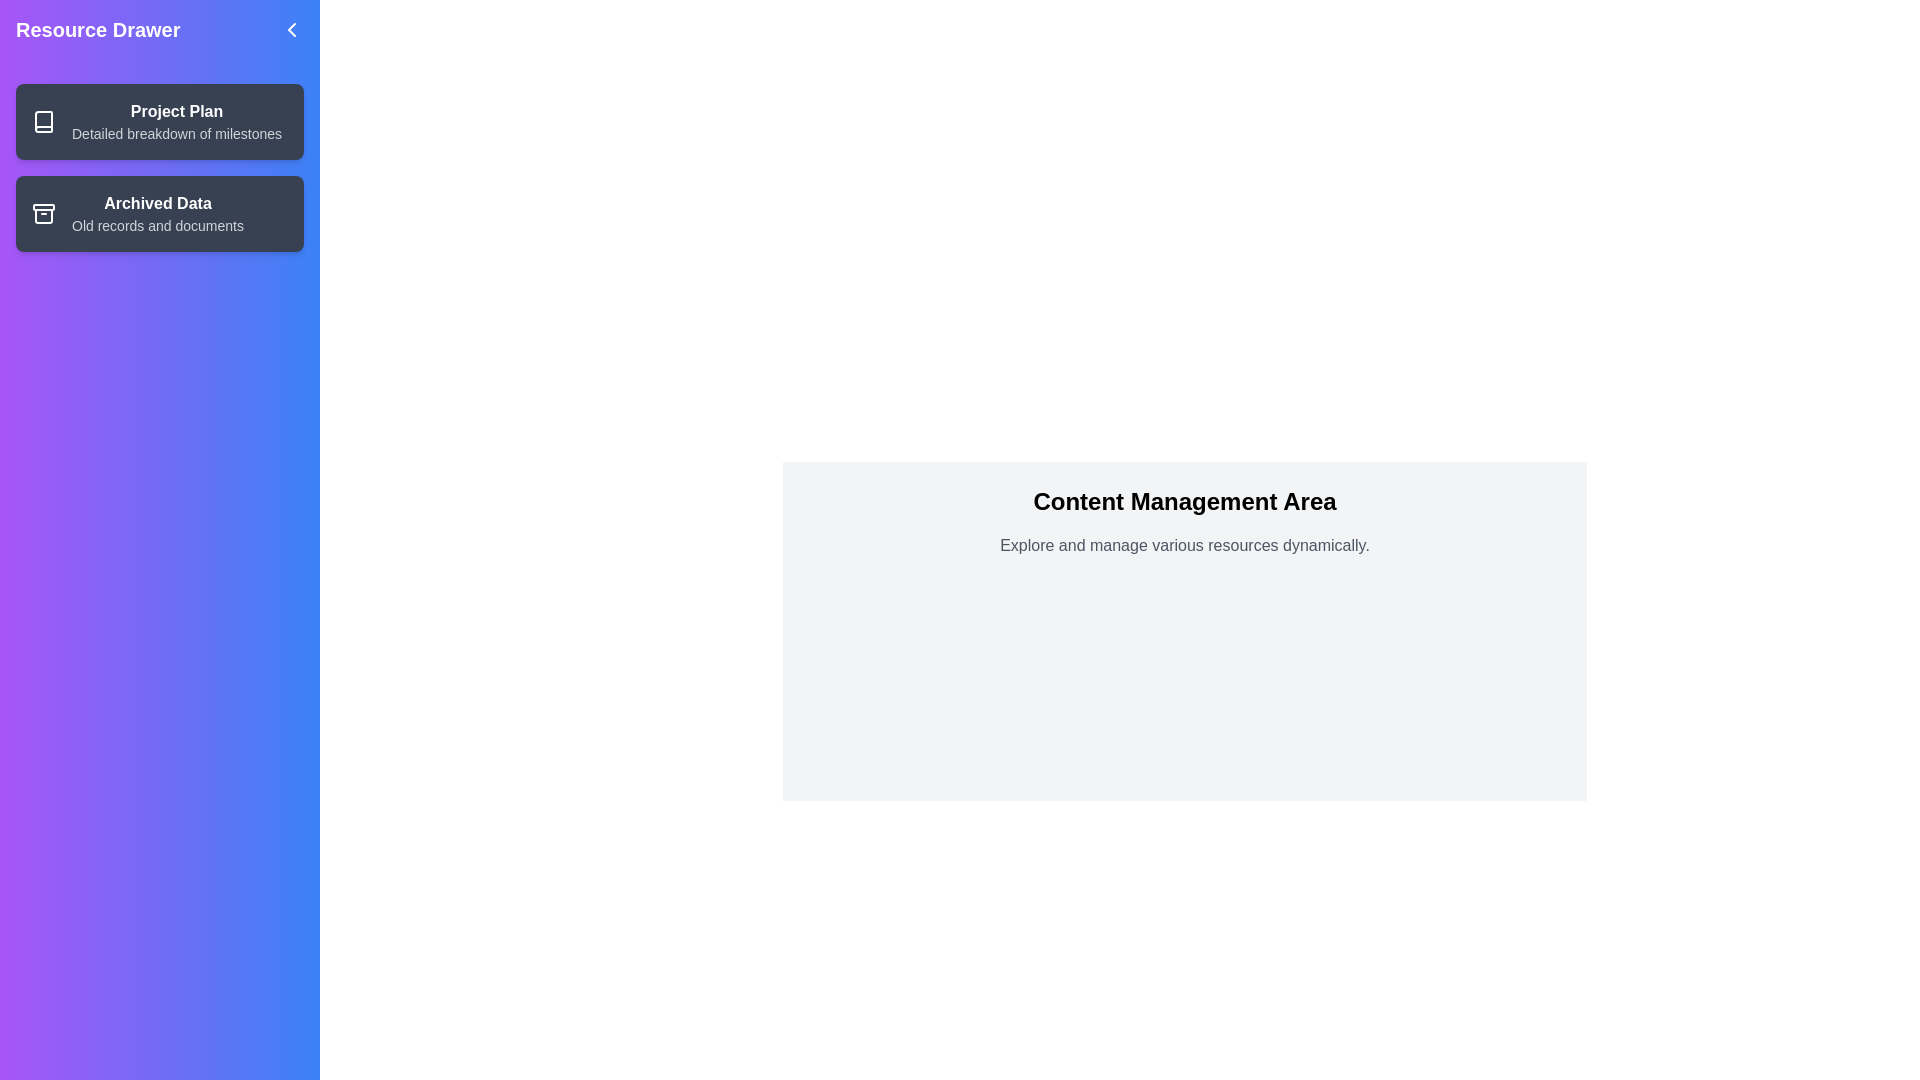 The image size is (1920, 1080). I want to click on the resource with the title Archived Data, so click(158, 213).